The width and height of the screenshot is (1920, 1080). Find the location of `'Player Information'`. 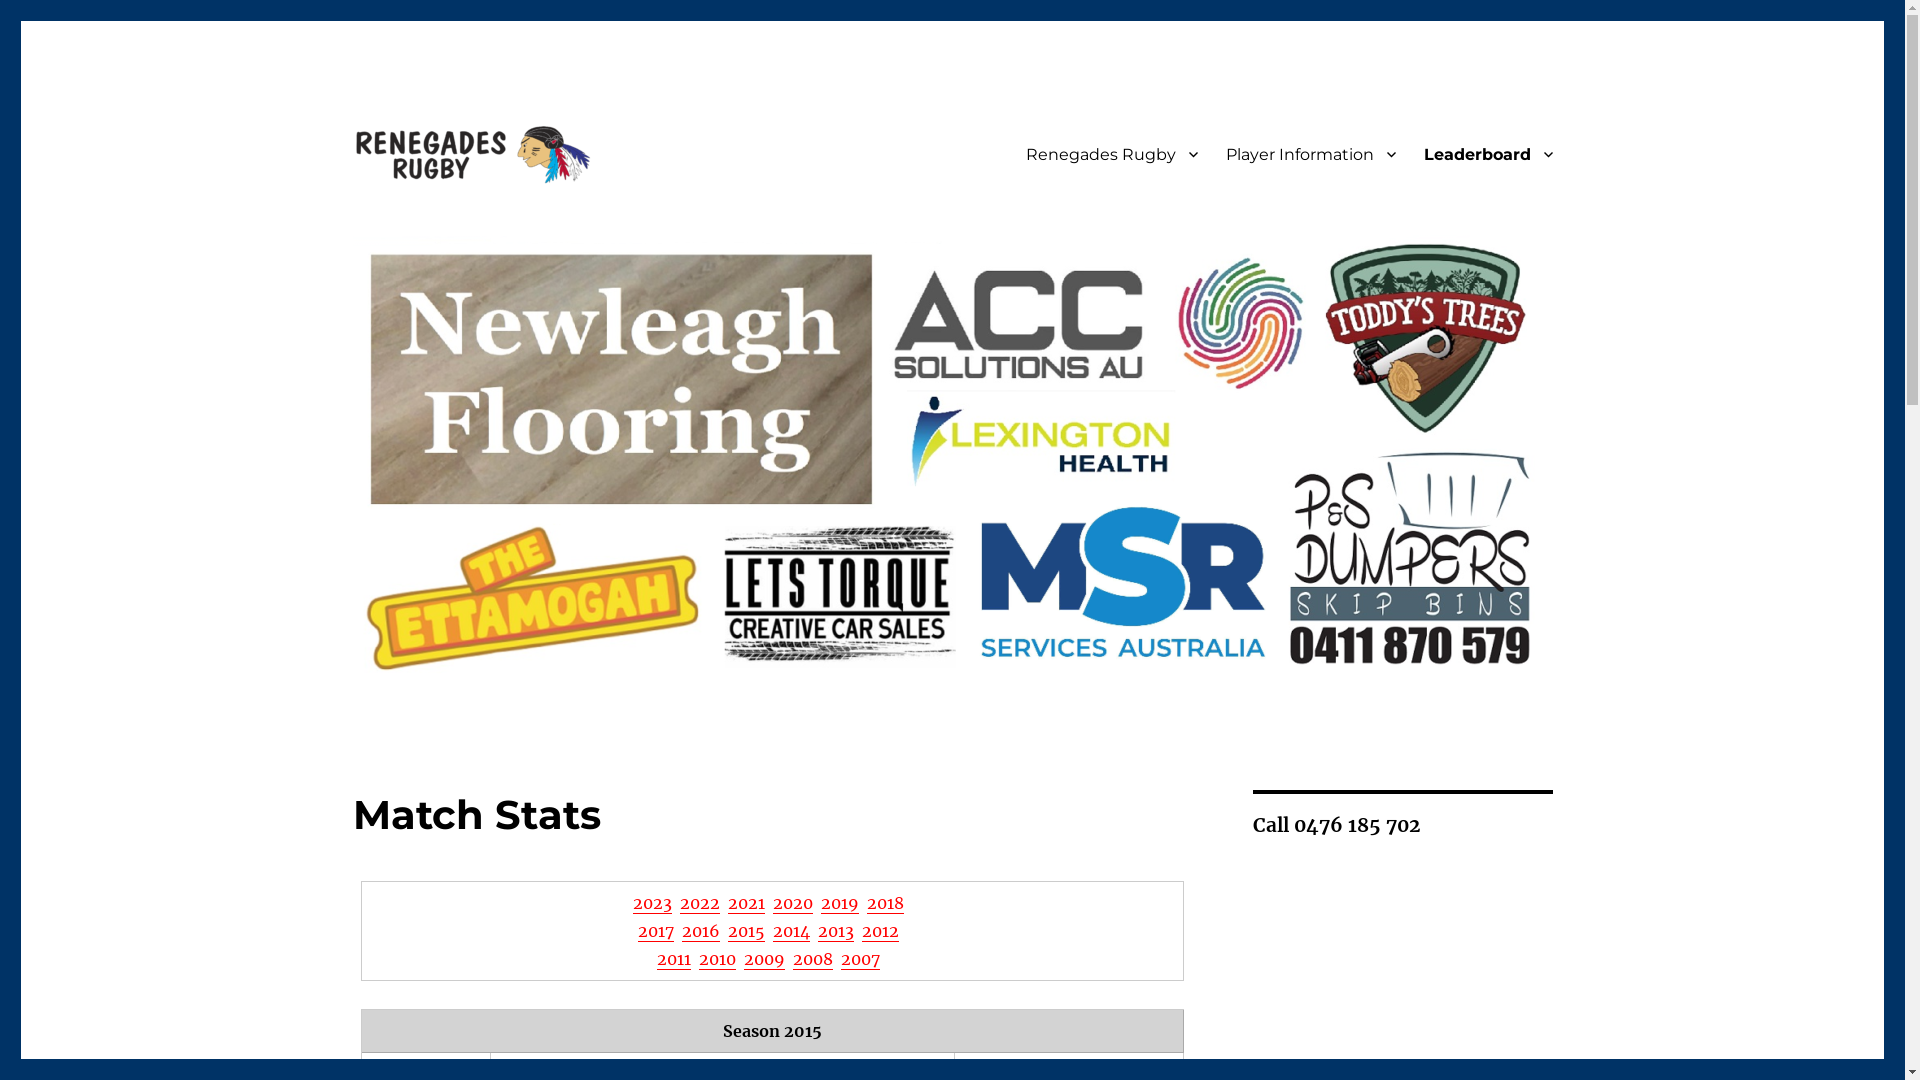

'Player Information' is located at coordinates (1310, 153).